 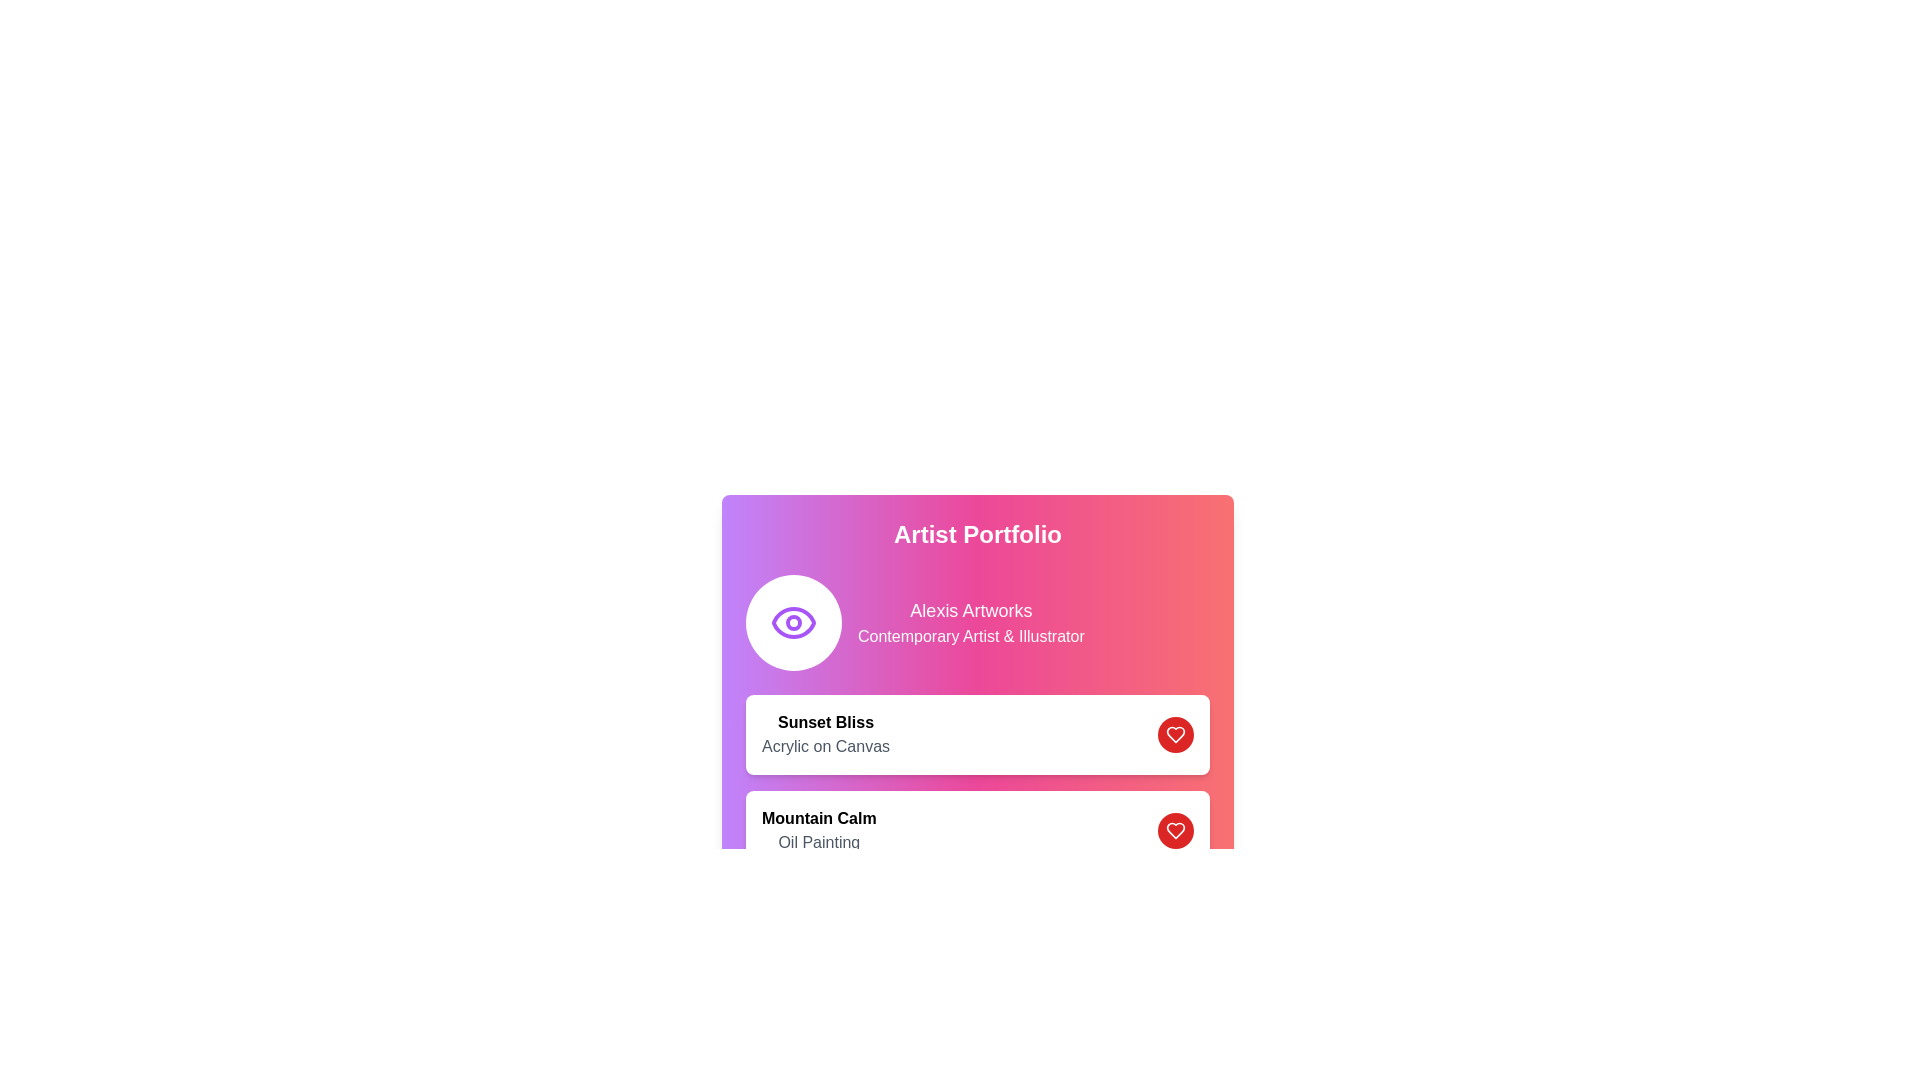 What do you see at coordinates (971, 636) in the screenshot?
I see `the text label displaying 'Contemporary Artist & Illustrator', which is located directly beneath 'Alexis Artworks' in the artist portfolio section` at bounding box center [971, 636].